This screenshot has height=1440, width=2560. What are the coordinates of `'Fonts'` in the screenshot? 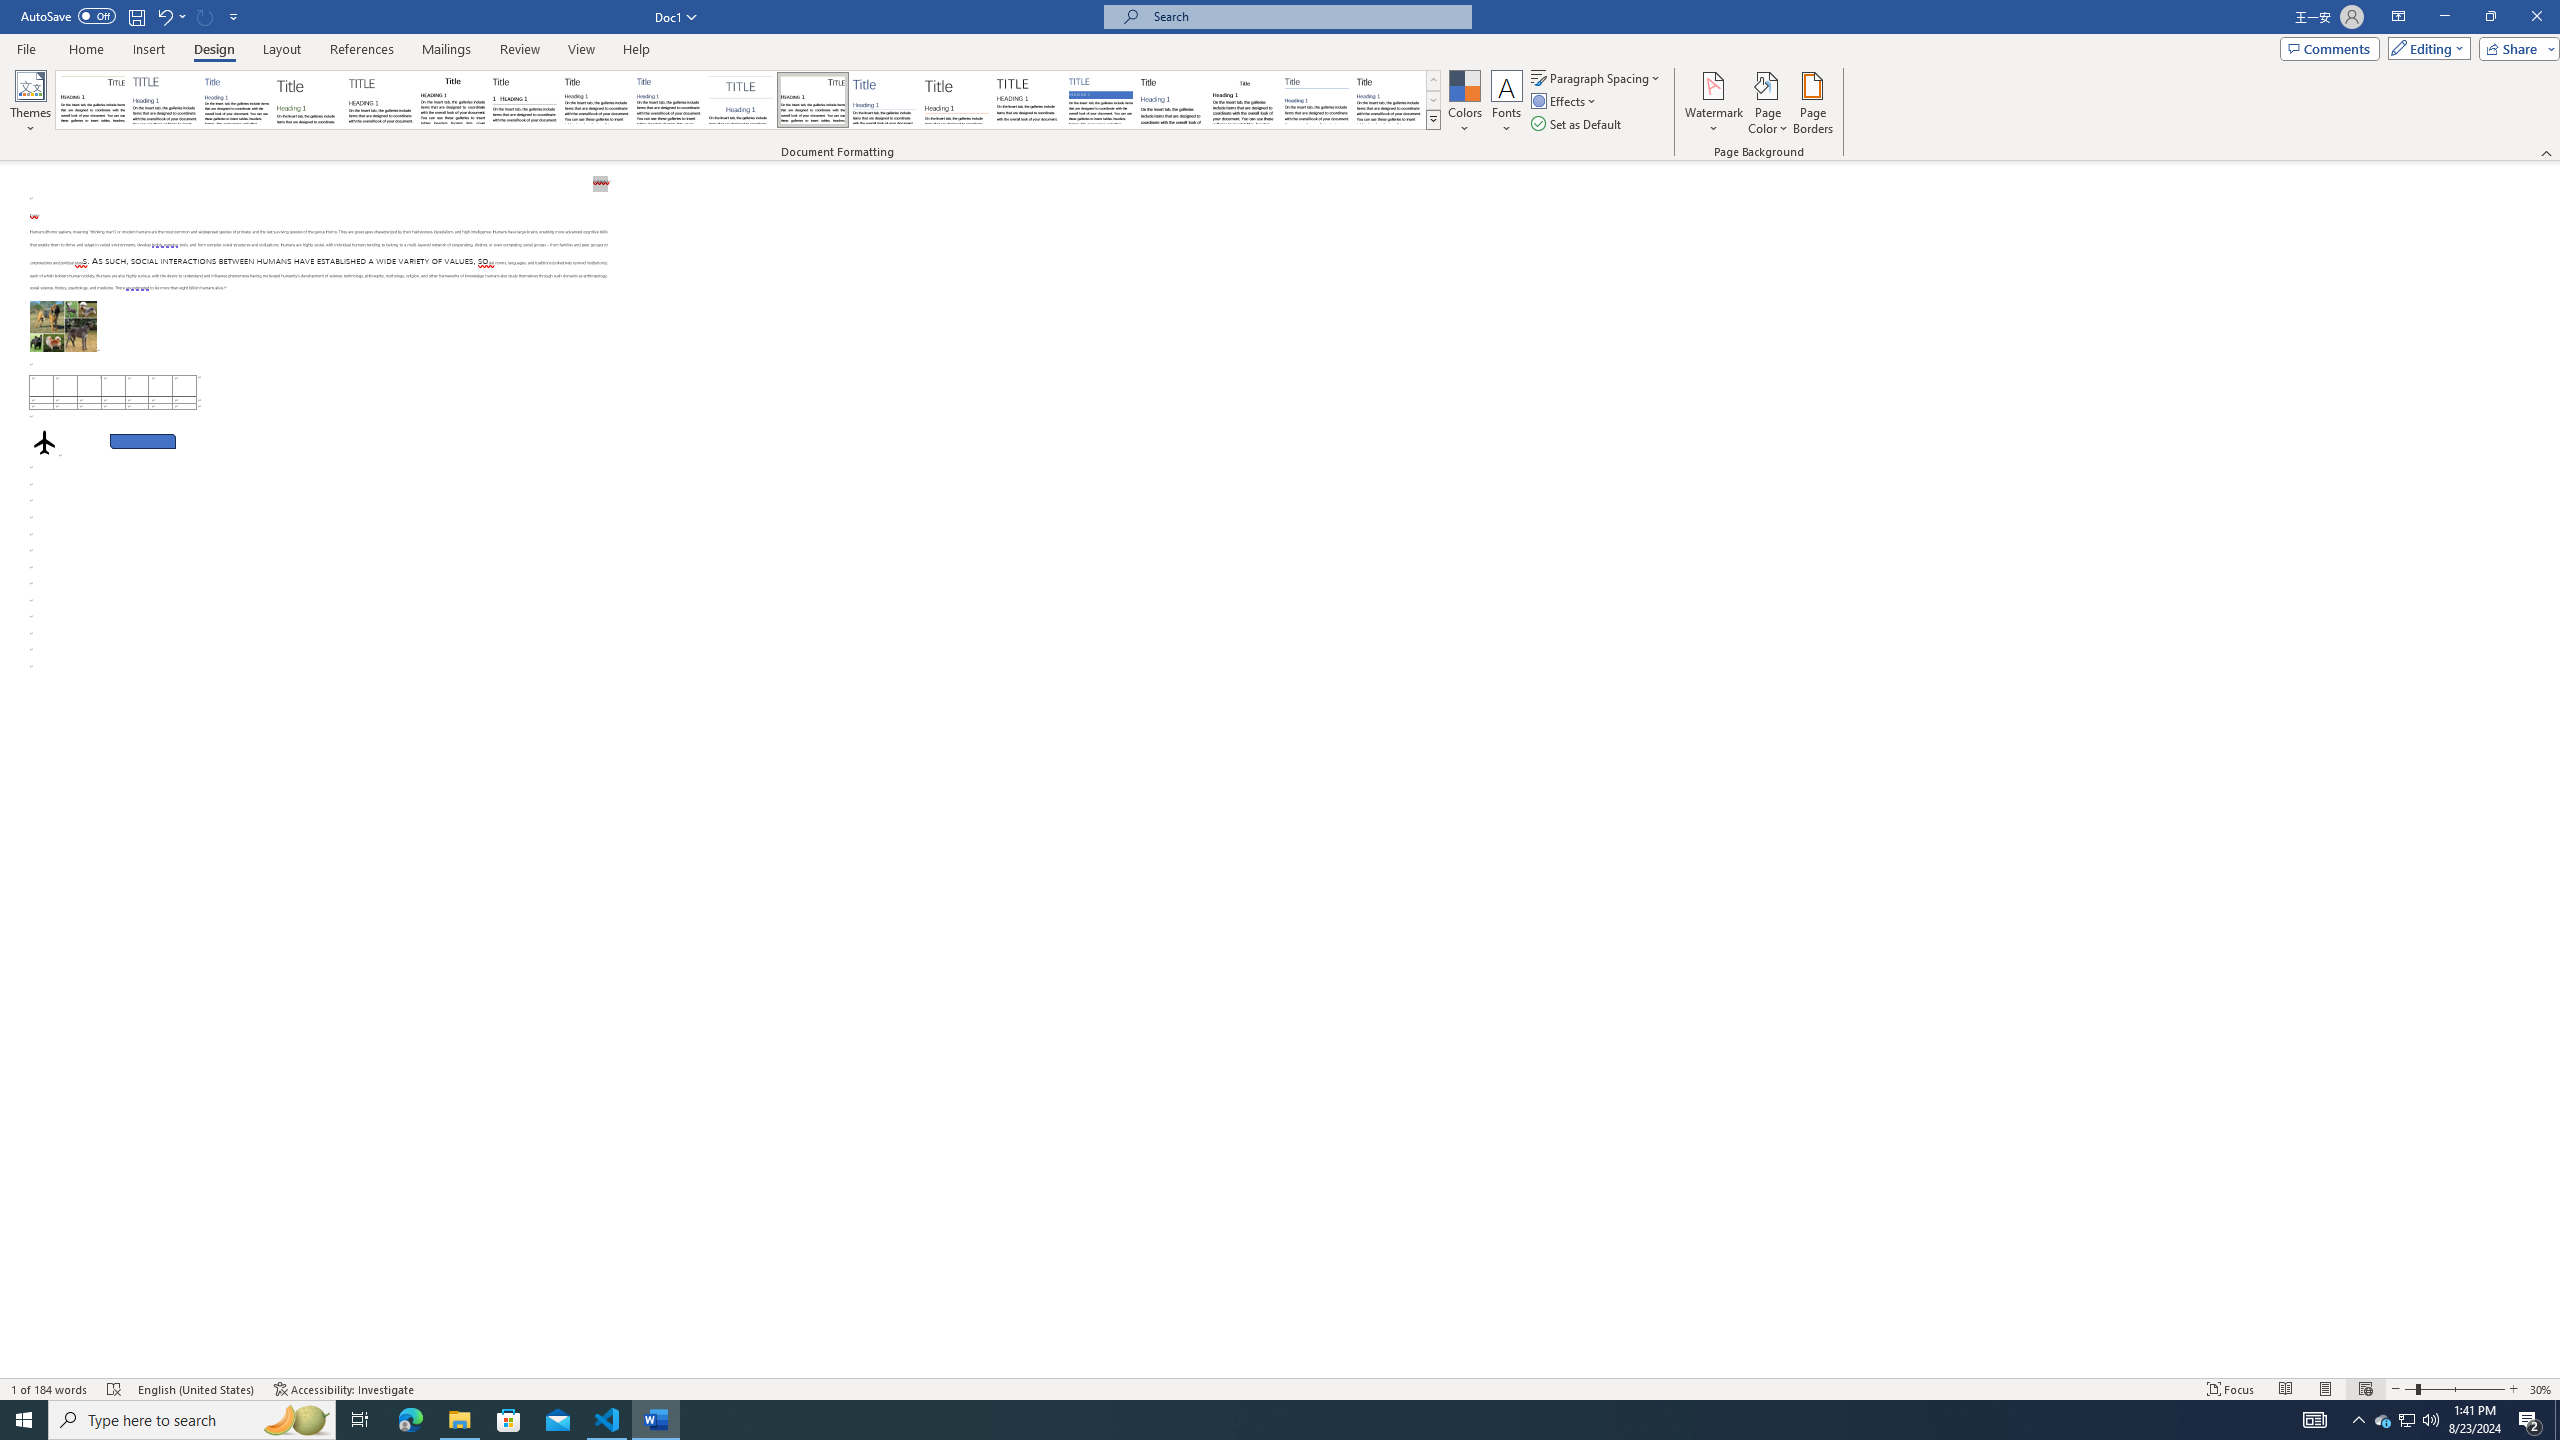 It's located at (1505, 103).